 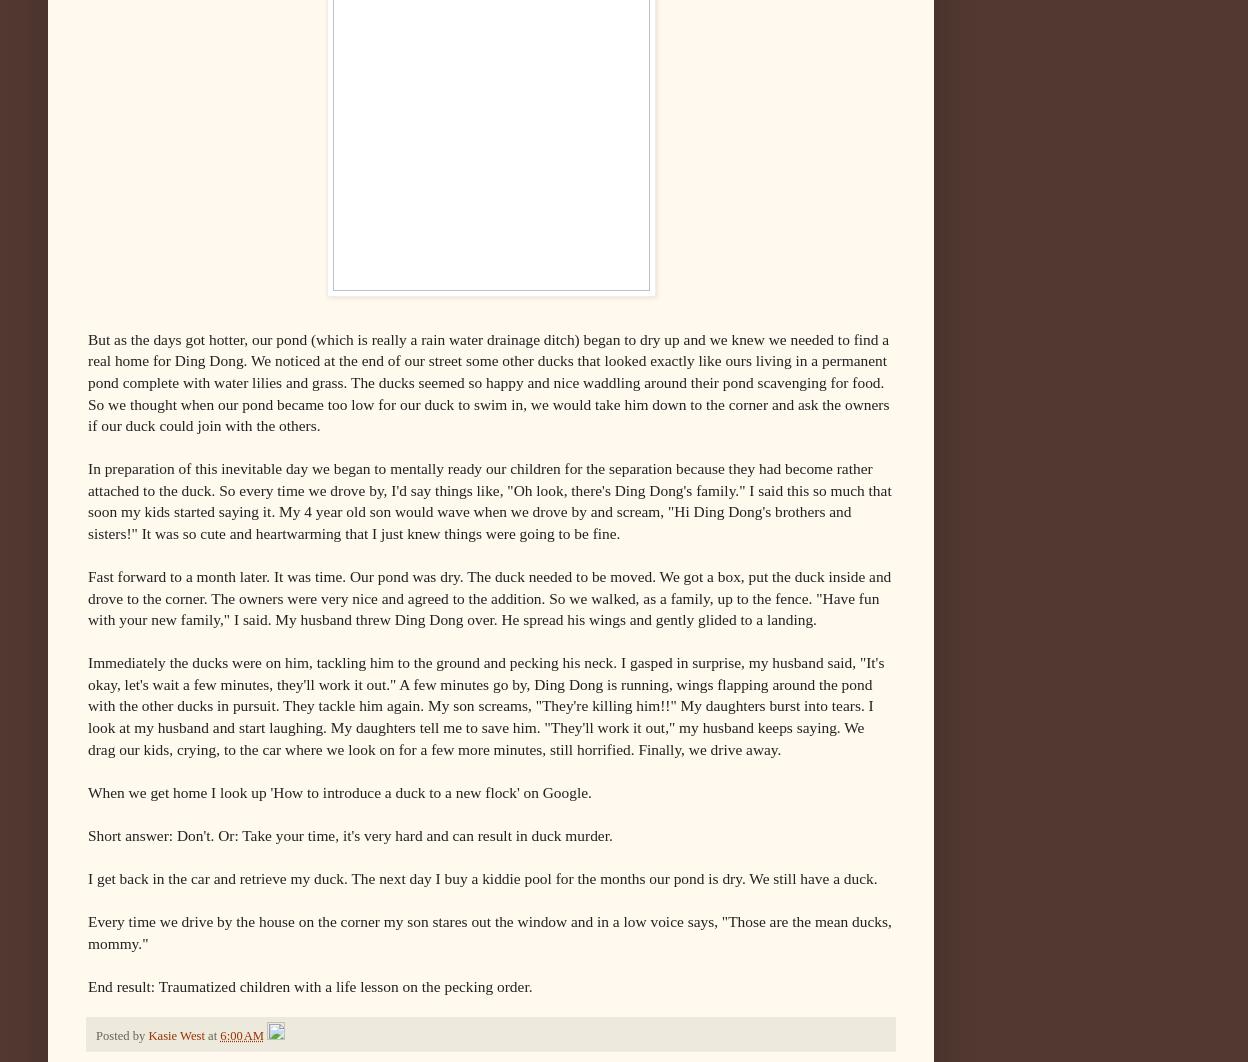 What do you see at coordinates (339, 791) in the screenshot?
I see `'When we get home I look up 'How to introduce a duck to a new flock' on Google.'` at bounding box center [339, 791].